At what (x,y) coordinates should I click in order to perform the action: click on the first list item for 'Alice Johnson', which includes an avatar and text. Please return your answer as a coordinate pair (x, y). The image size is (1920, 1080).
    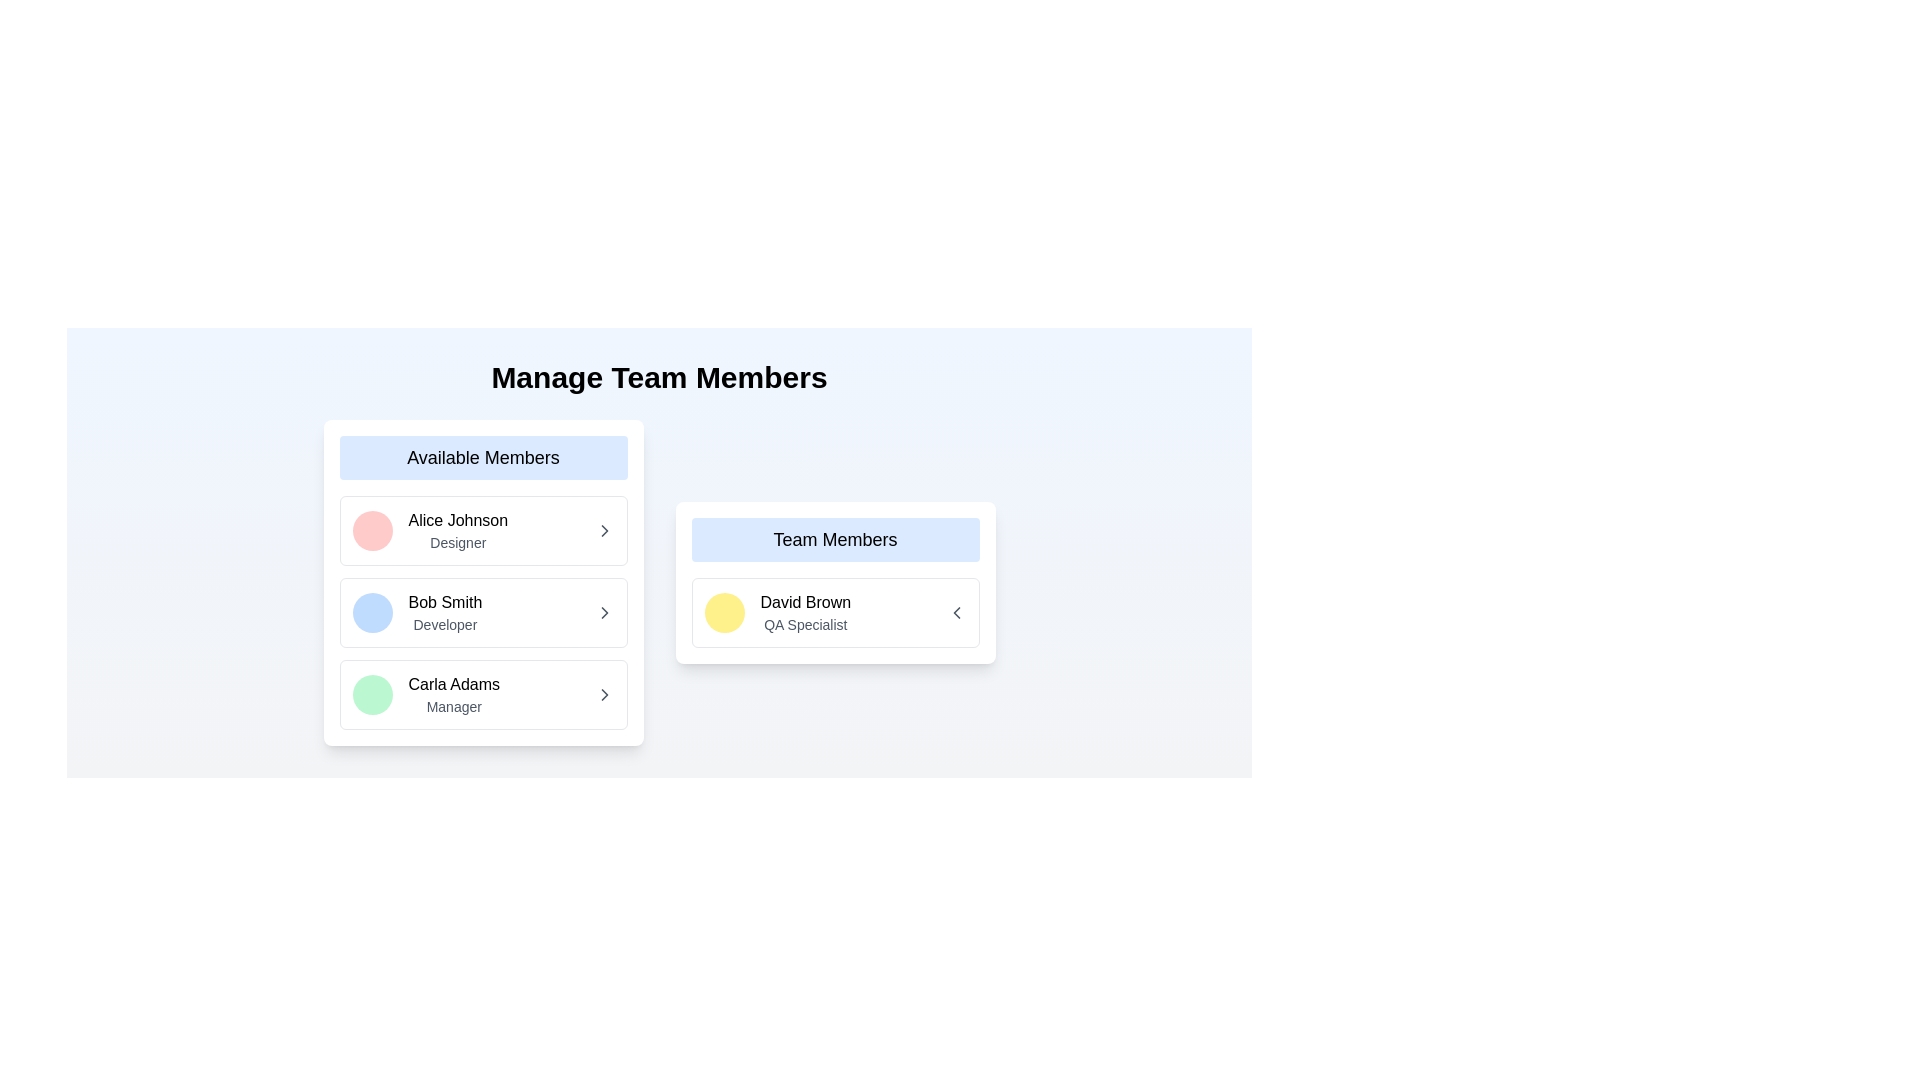
    Looking at the image, I should click on (483, 530).